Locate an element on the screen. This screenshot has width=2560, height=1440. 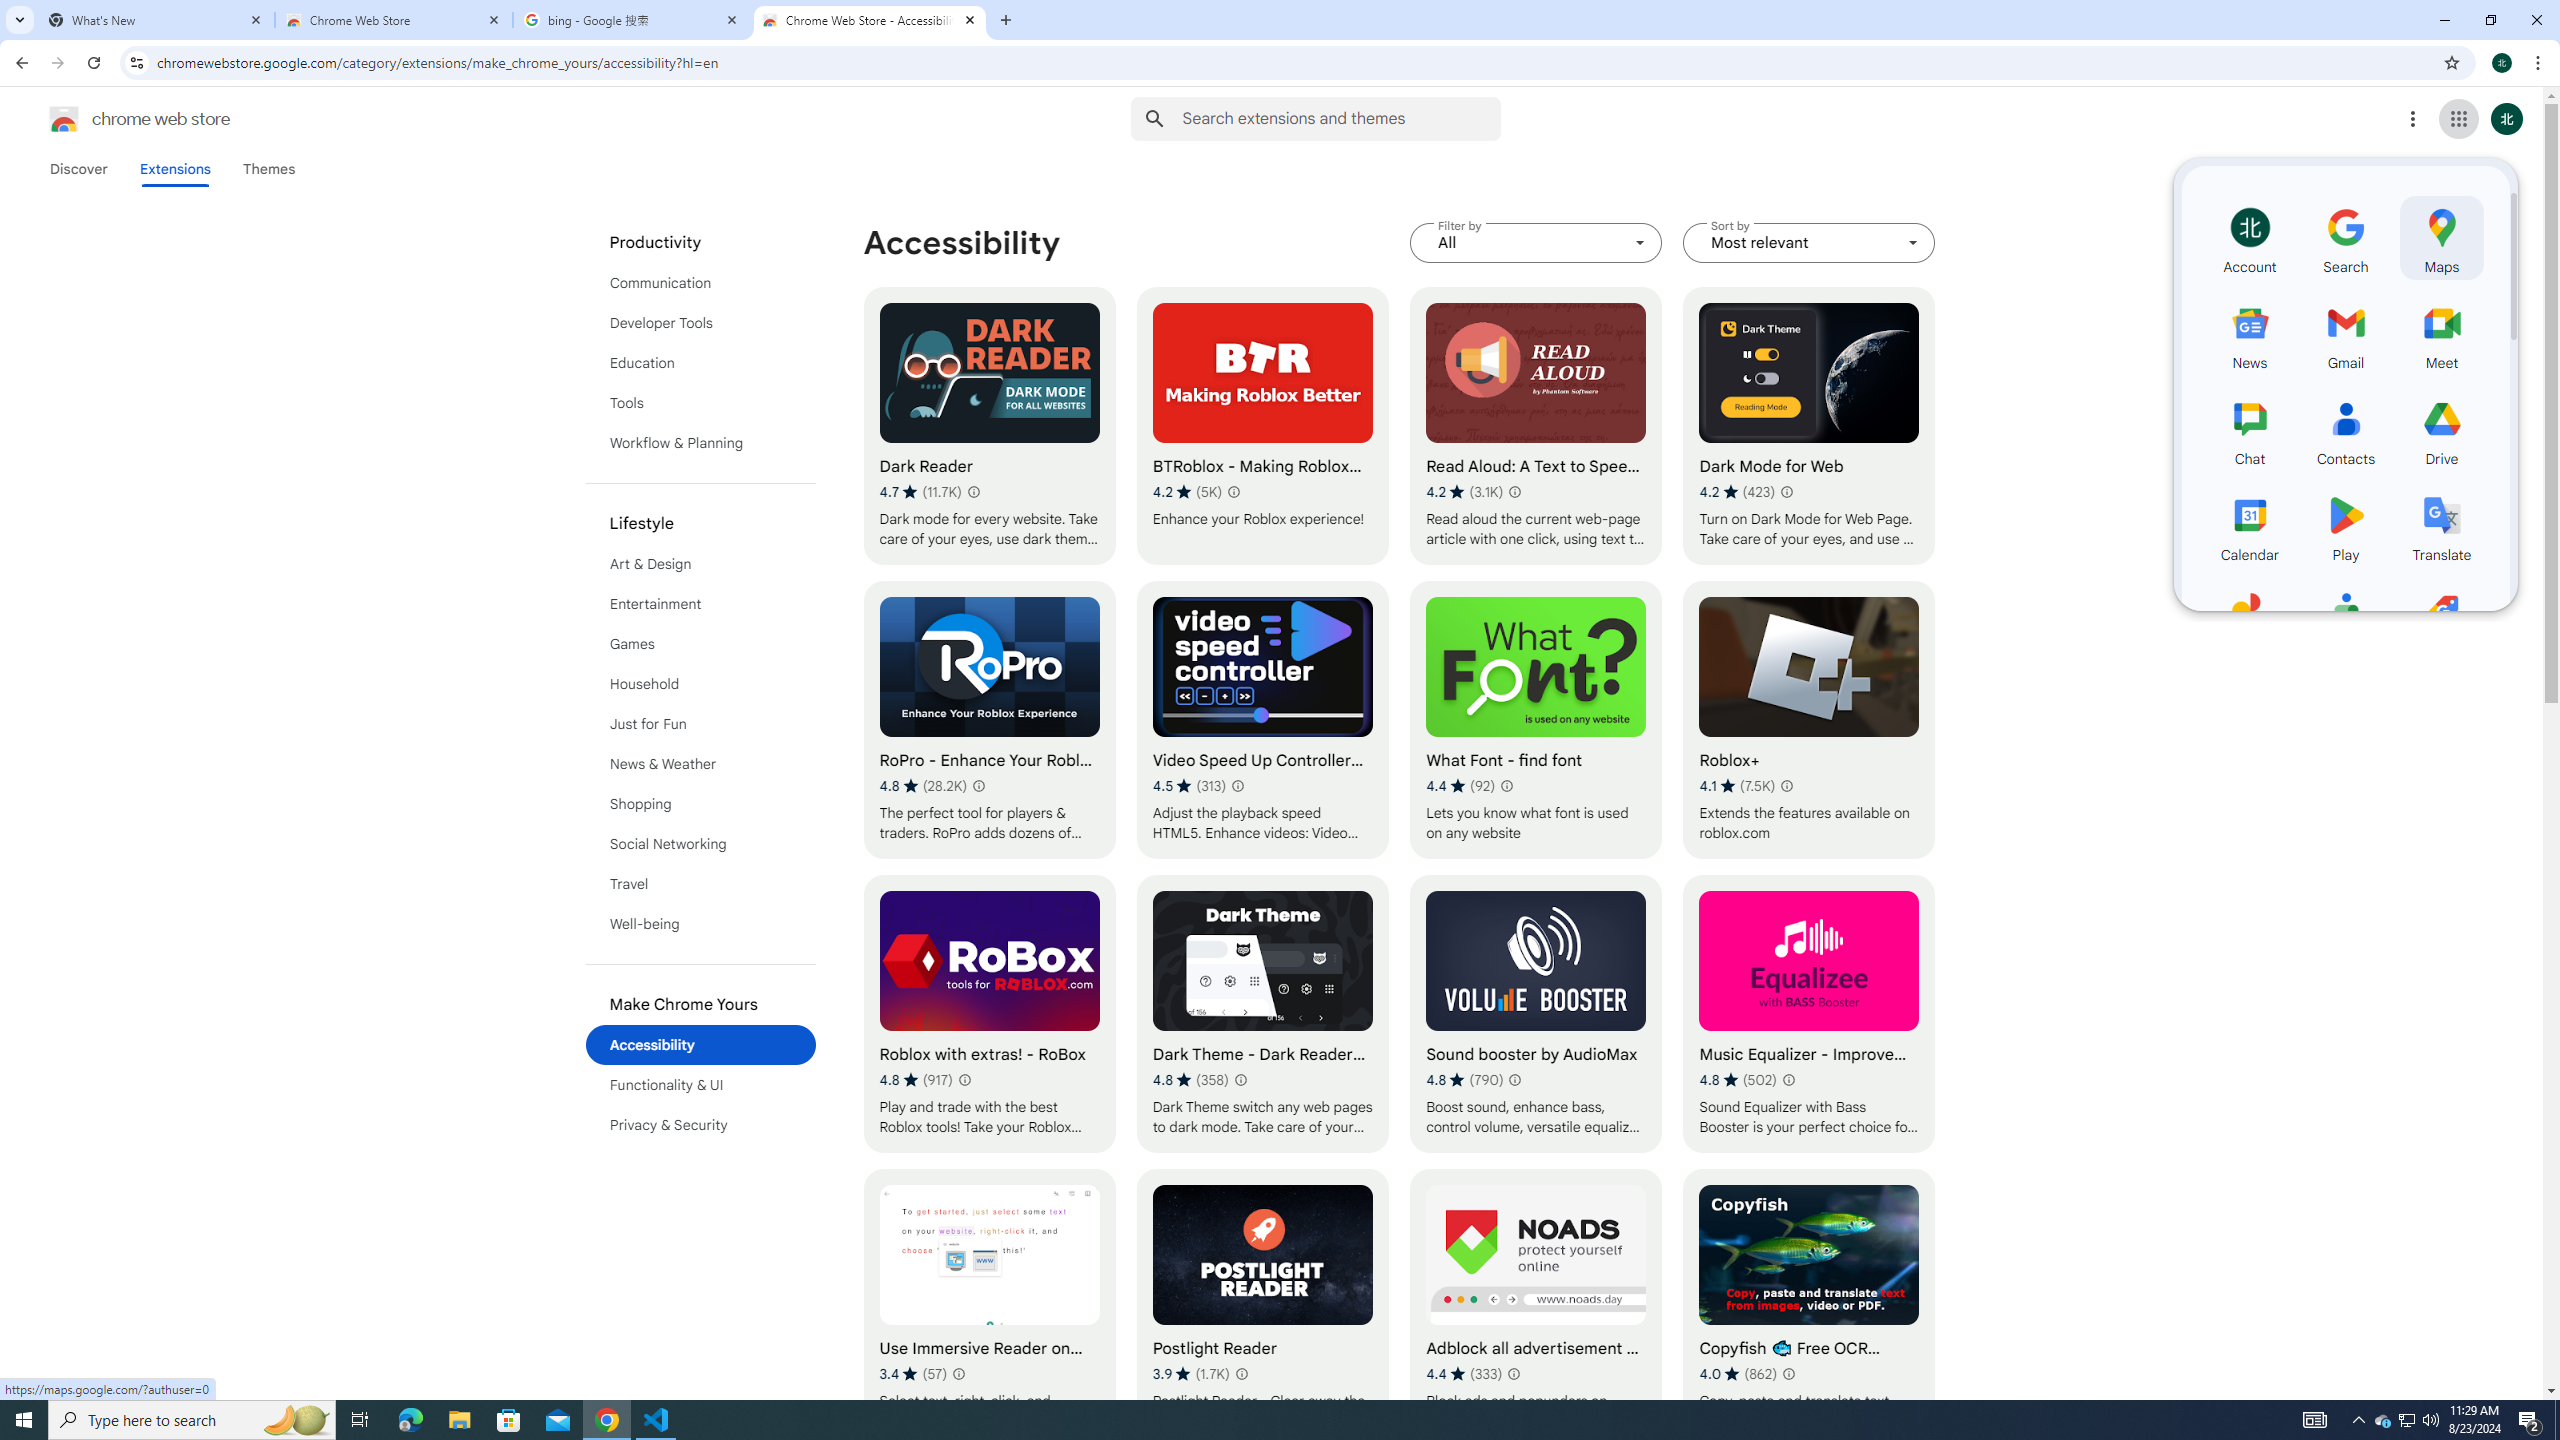
'Average rating 4.8 out of 5 stars. 28.2K ratings.' is located at coordinates (921, 785).